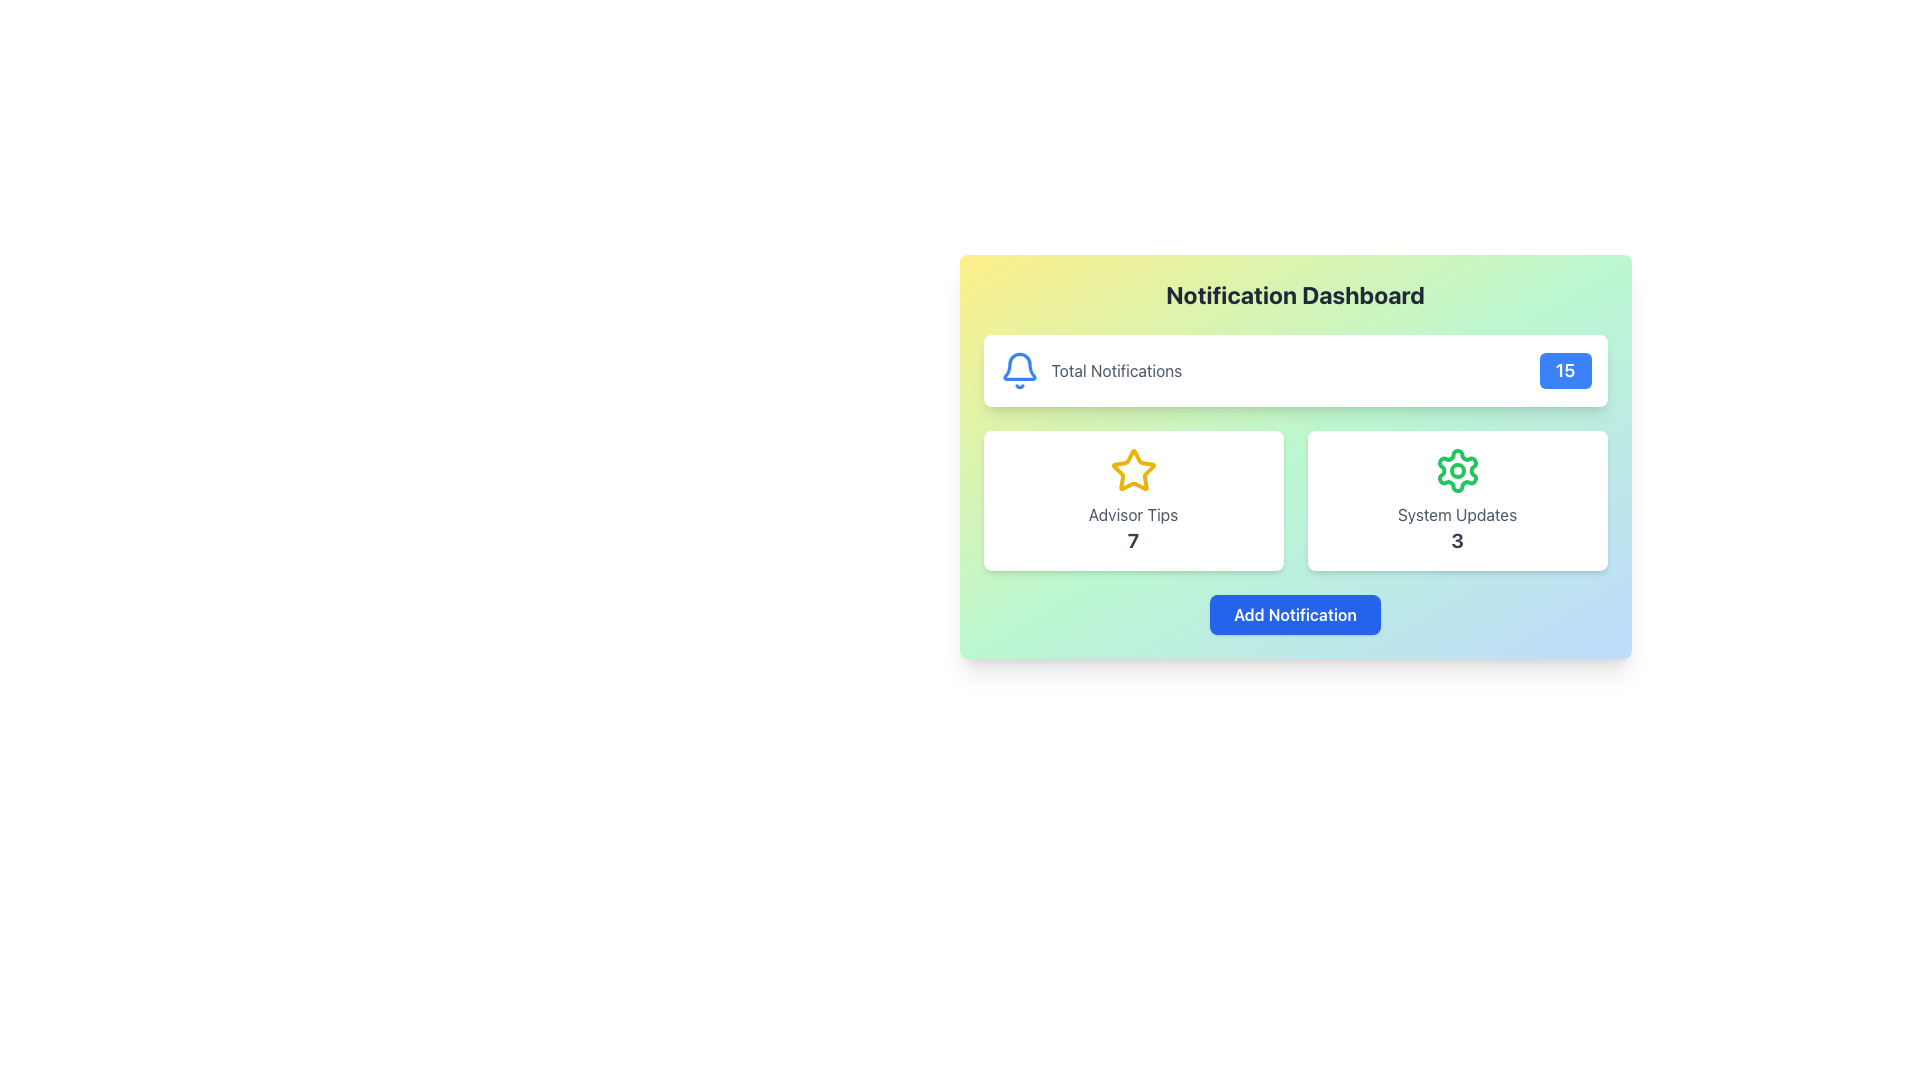 The image size is (1920, 1080). I want to click on the Interactive Summary Card featuring a yellow star-icon and the text 'Advisor Tips' with the number '7' at the bottom, so click(1133, 500).